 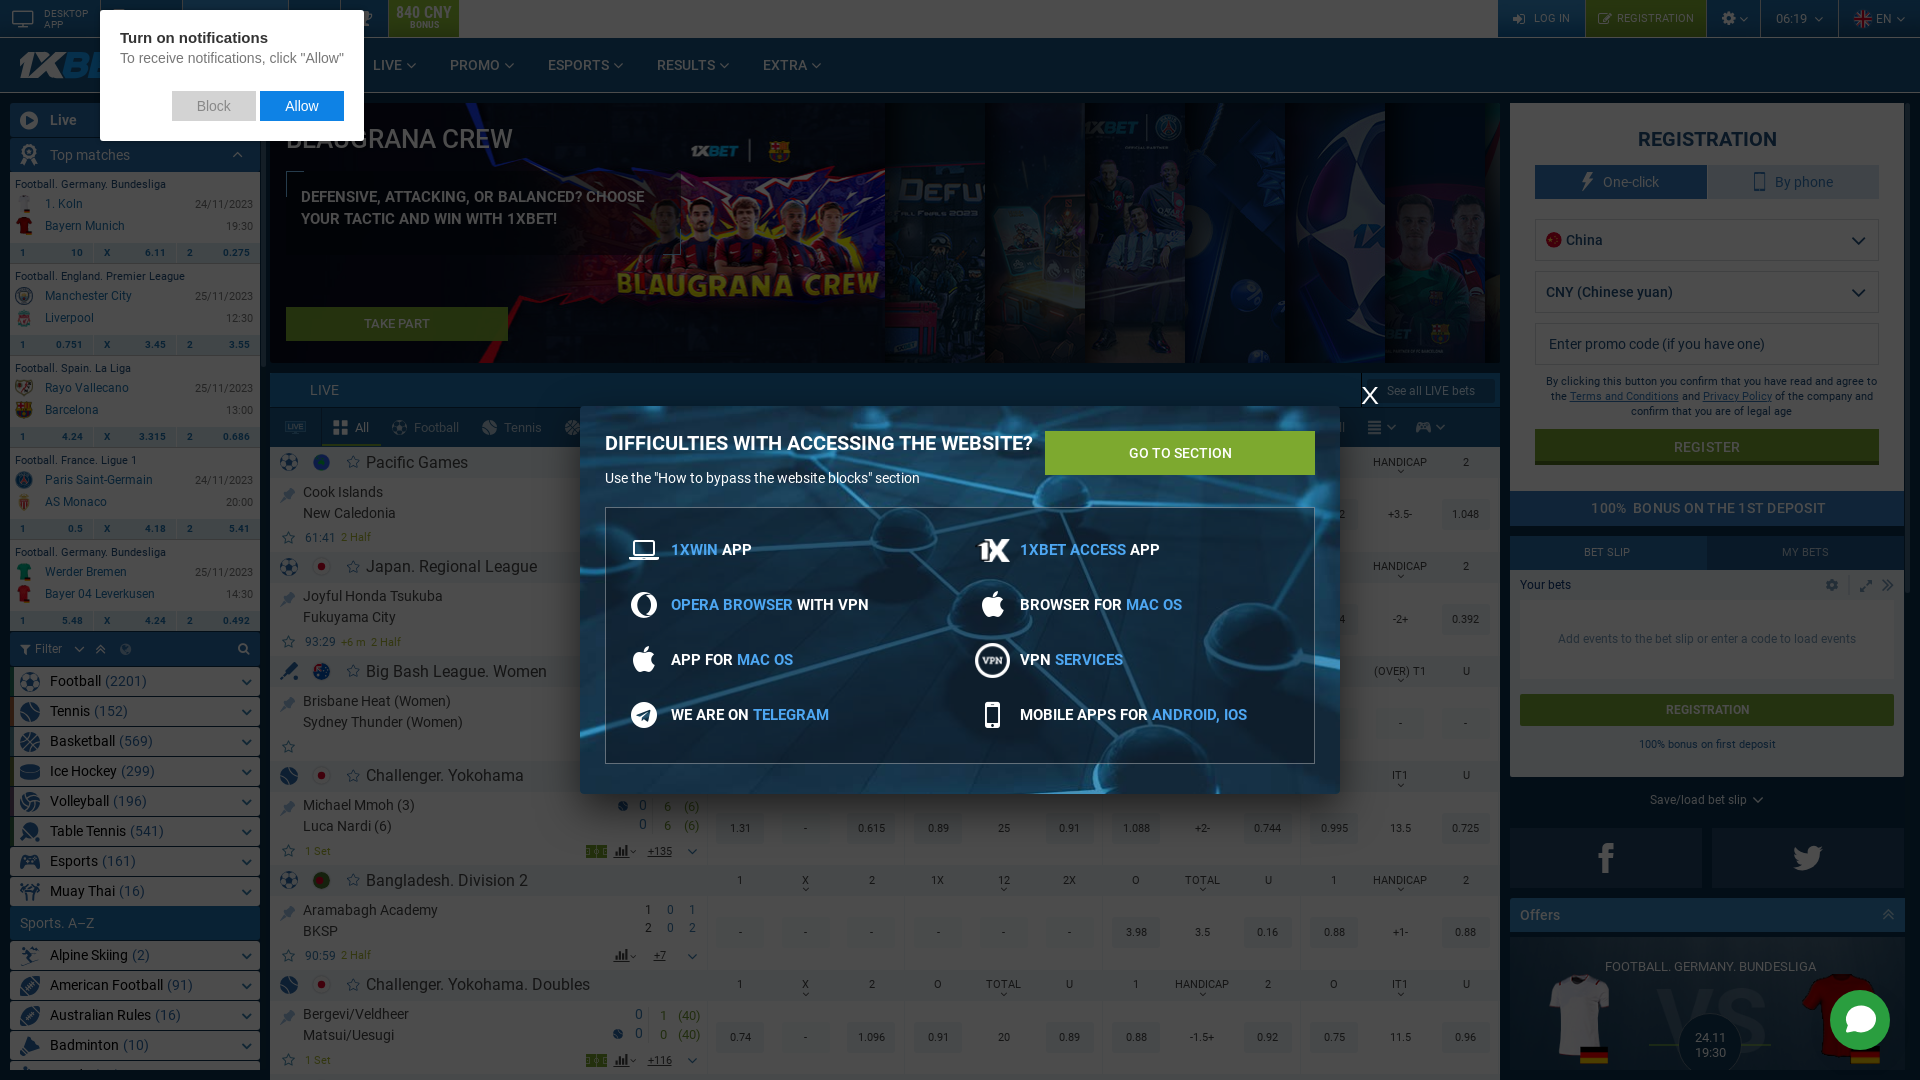 I want to click on 'X, so click(x=134, y=343).